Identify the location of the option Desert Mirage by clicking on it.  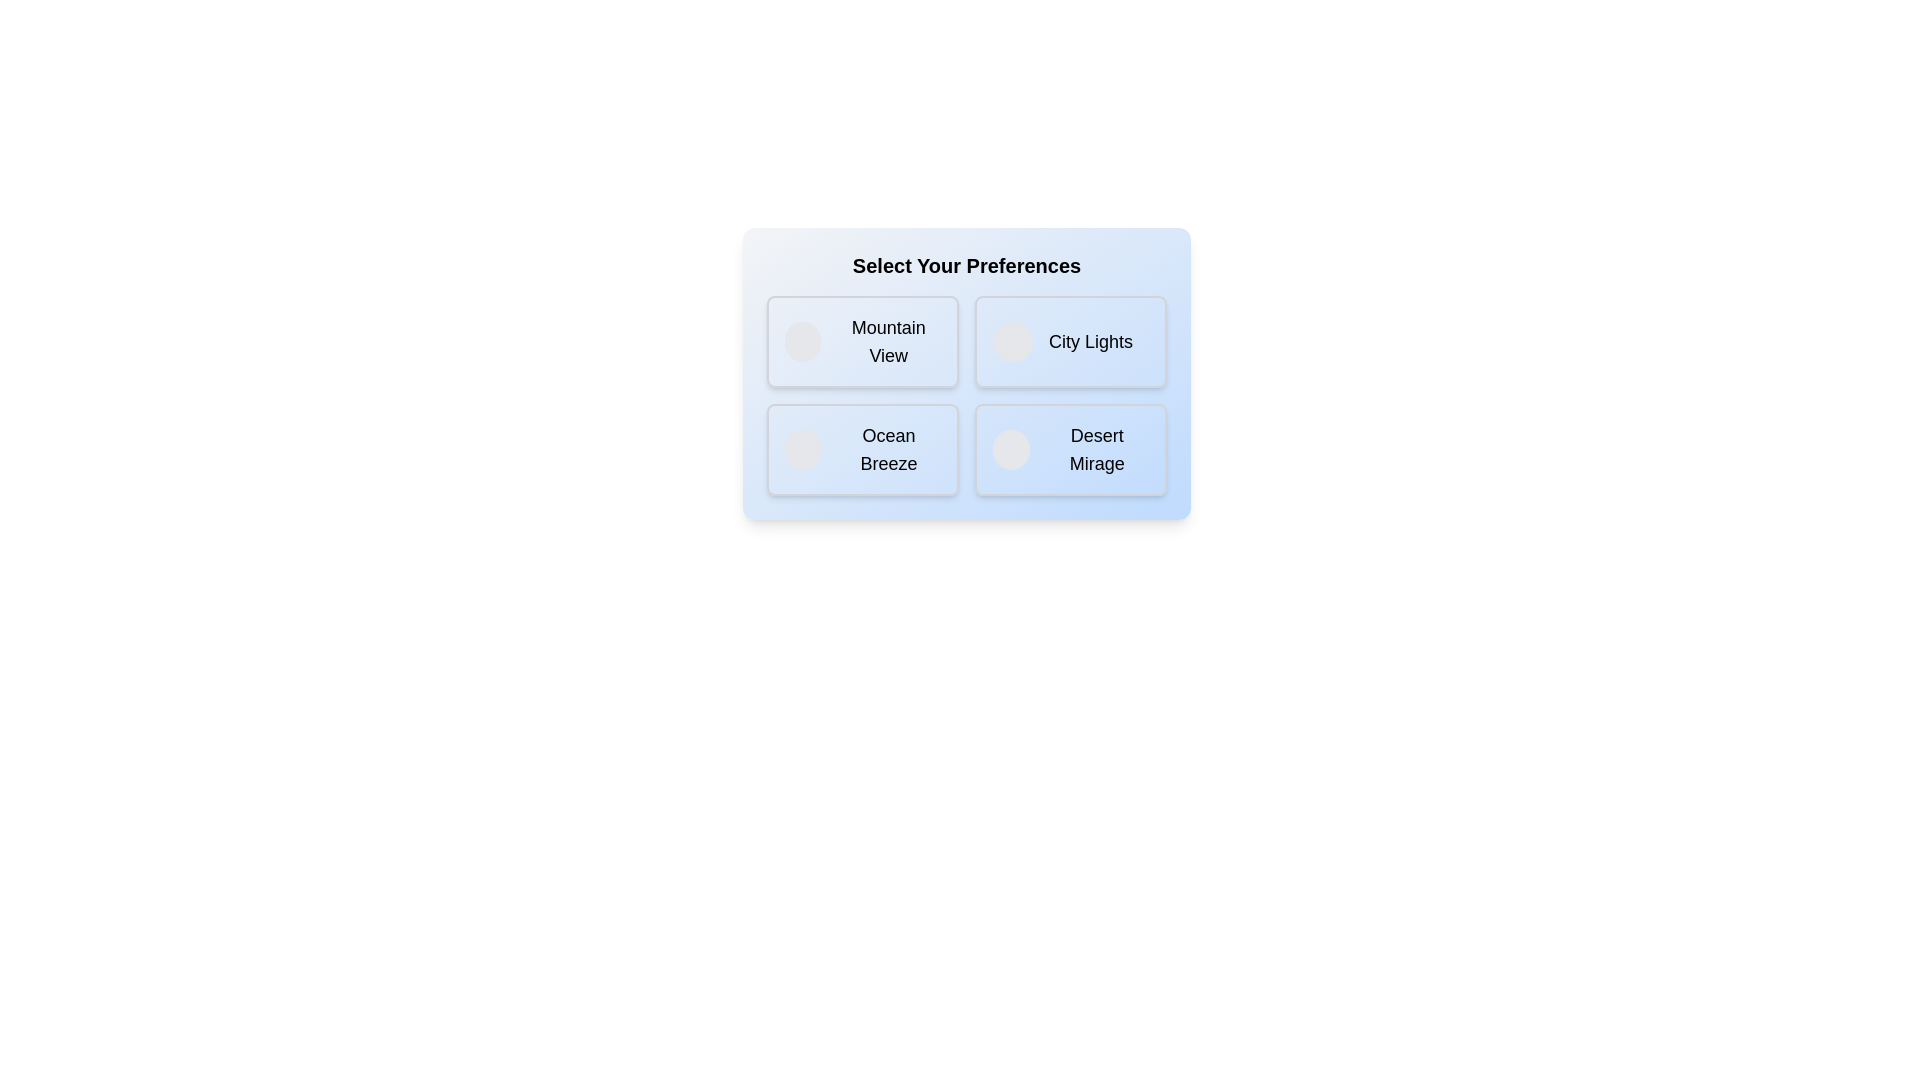
(1069, 450).